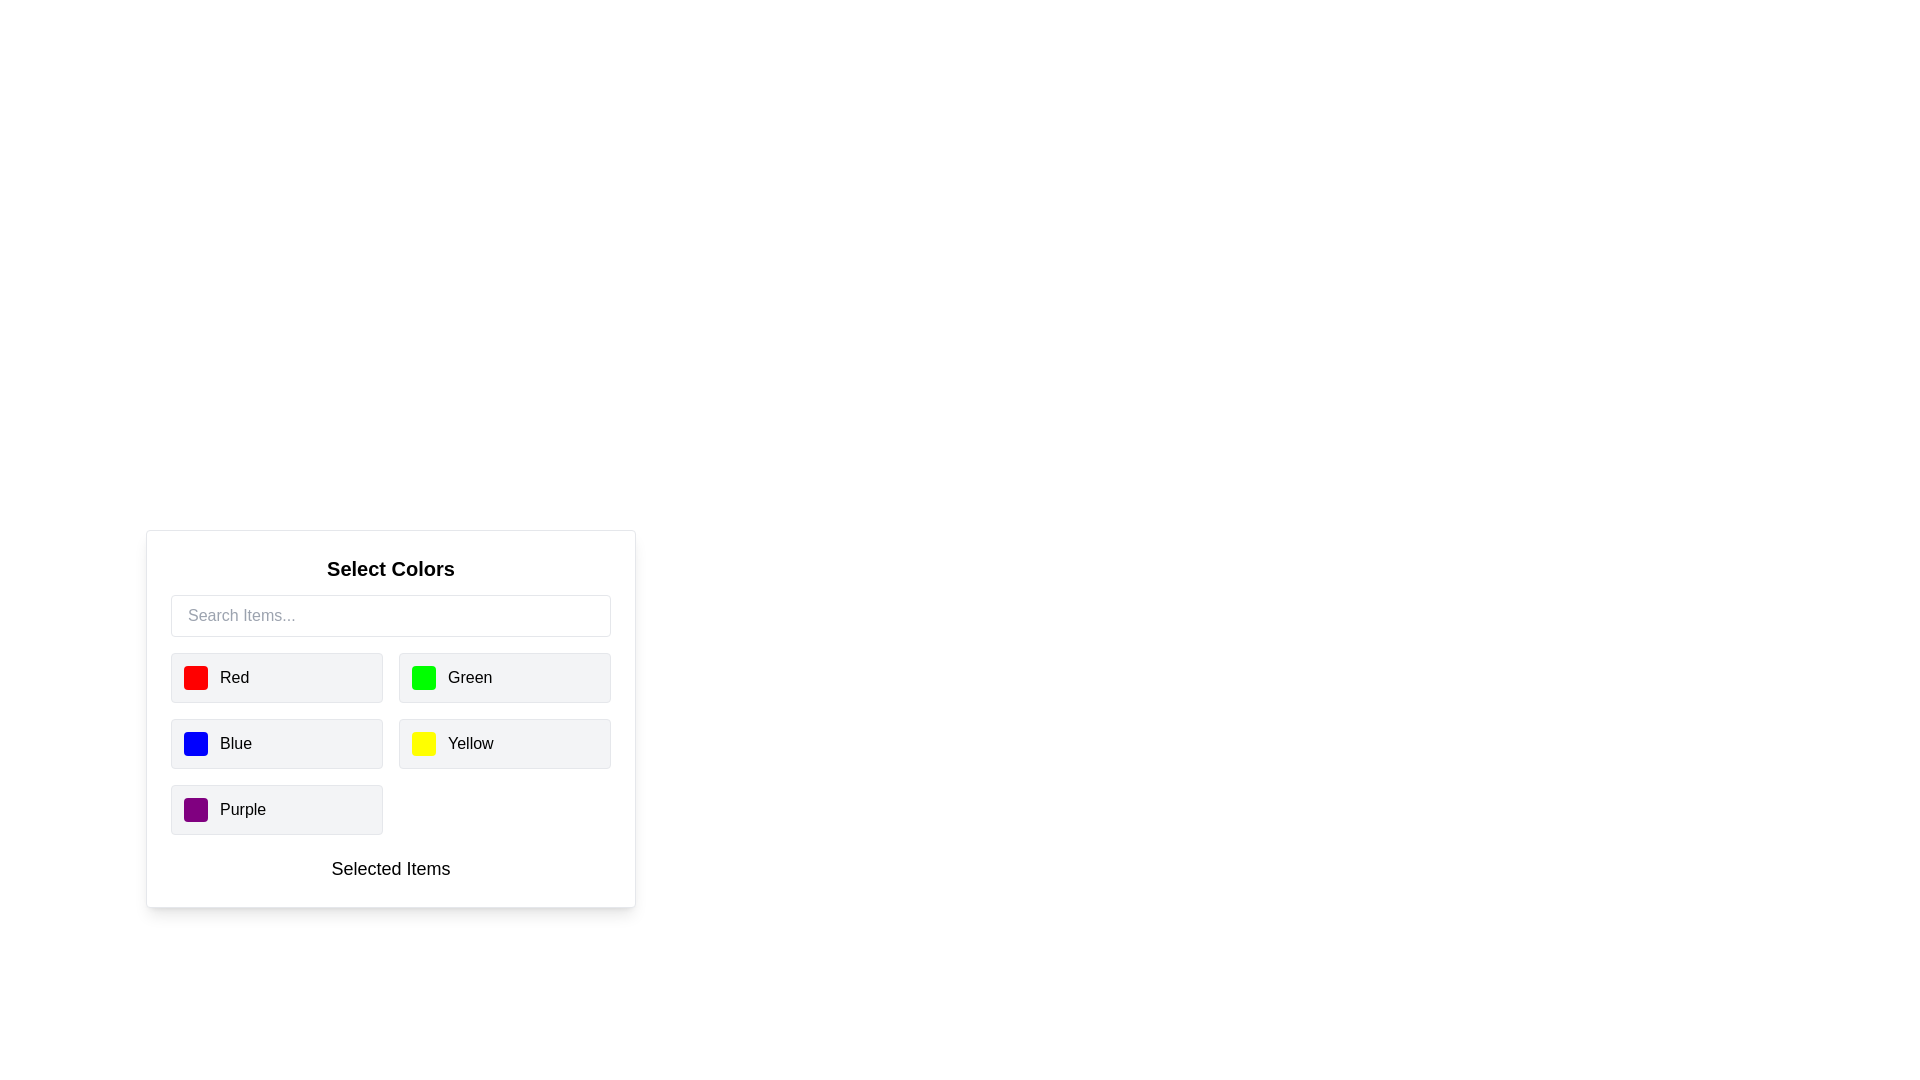  I want to click on text of the 'Red' color label located in the top-left corner of the grid under 'Select Colors.', so click(234, 677).